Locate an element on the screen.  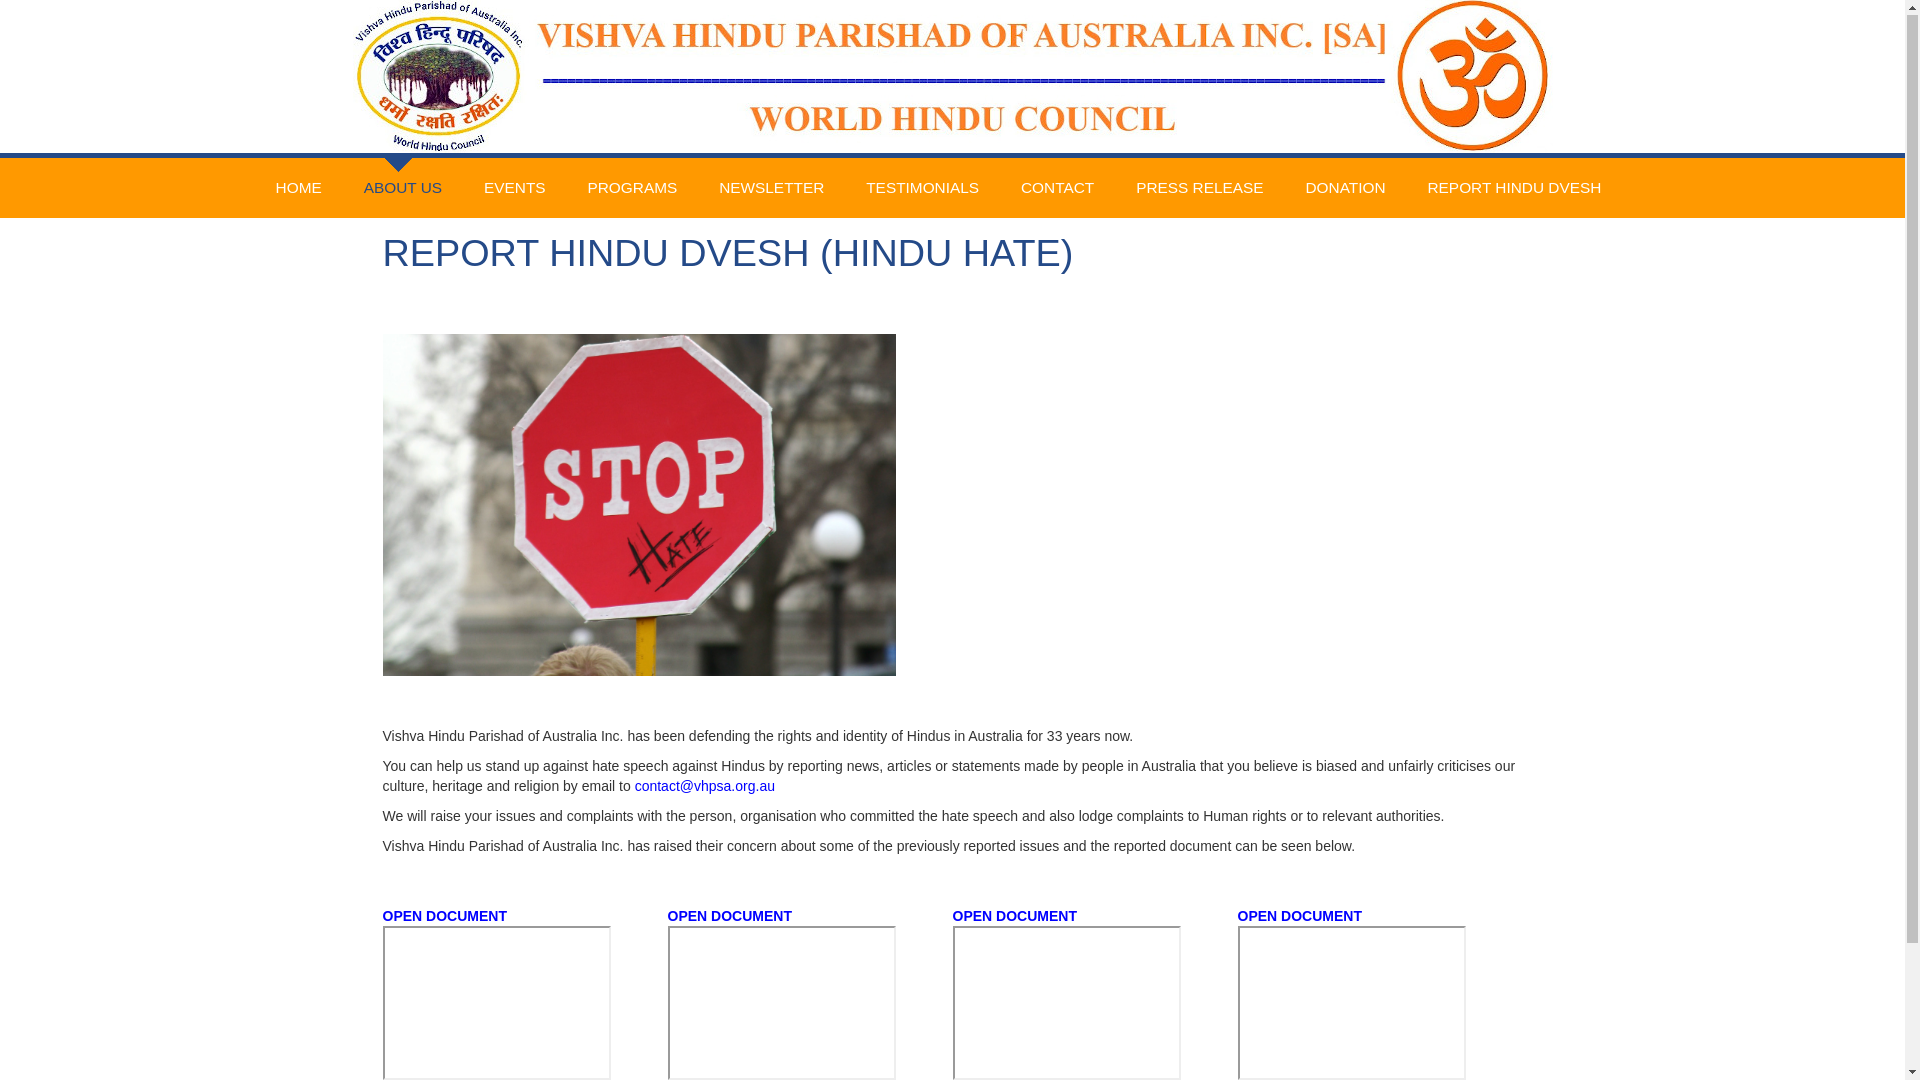
'contact@vhpsa.org.au' is located at coordinates (705, 785).